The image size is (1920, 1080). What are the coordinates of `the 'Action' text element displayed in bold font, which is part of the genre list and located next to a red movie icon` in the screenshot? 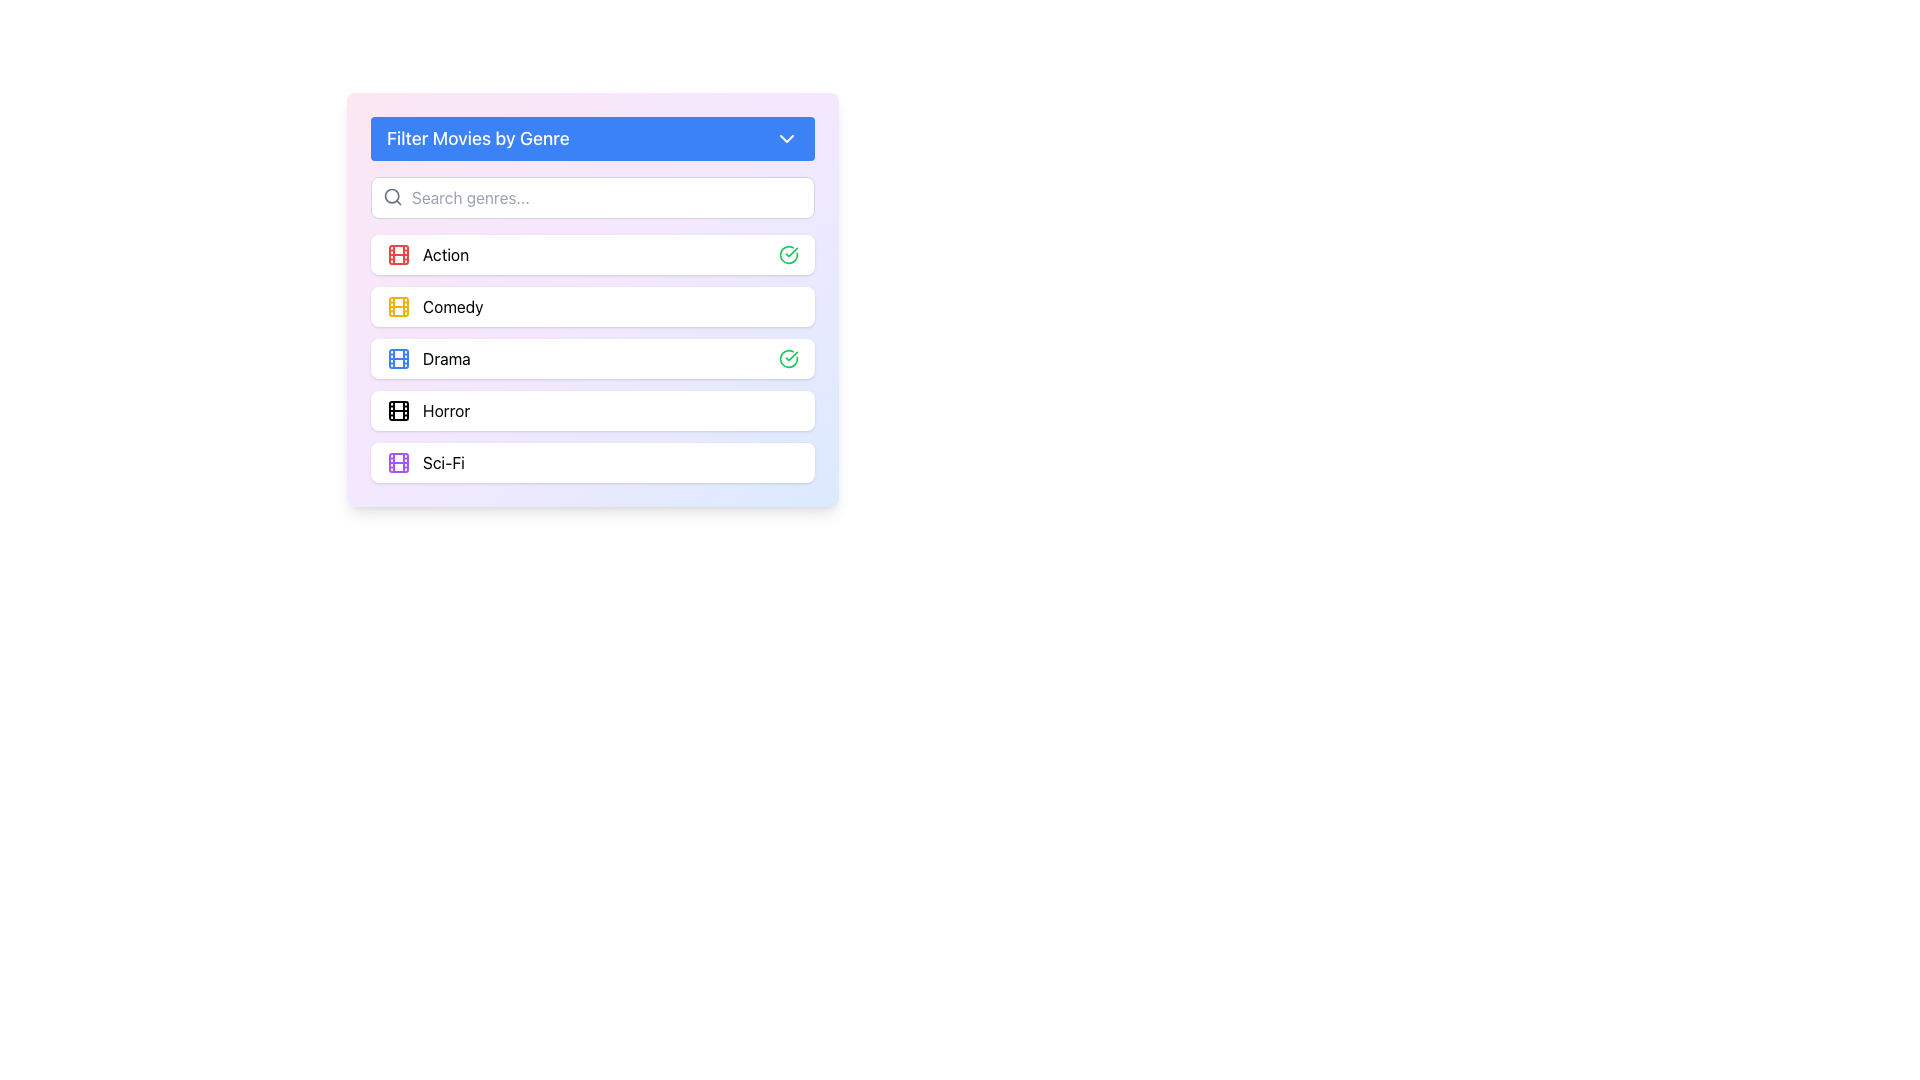 It's located at (445, 253).